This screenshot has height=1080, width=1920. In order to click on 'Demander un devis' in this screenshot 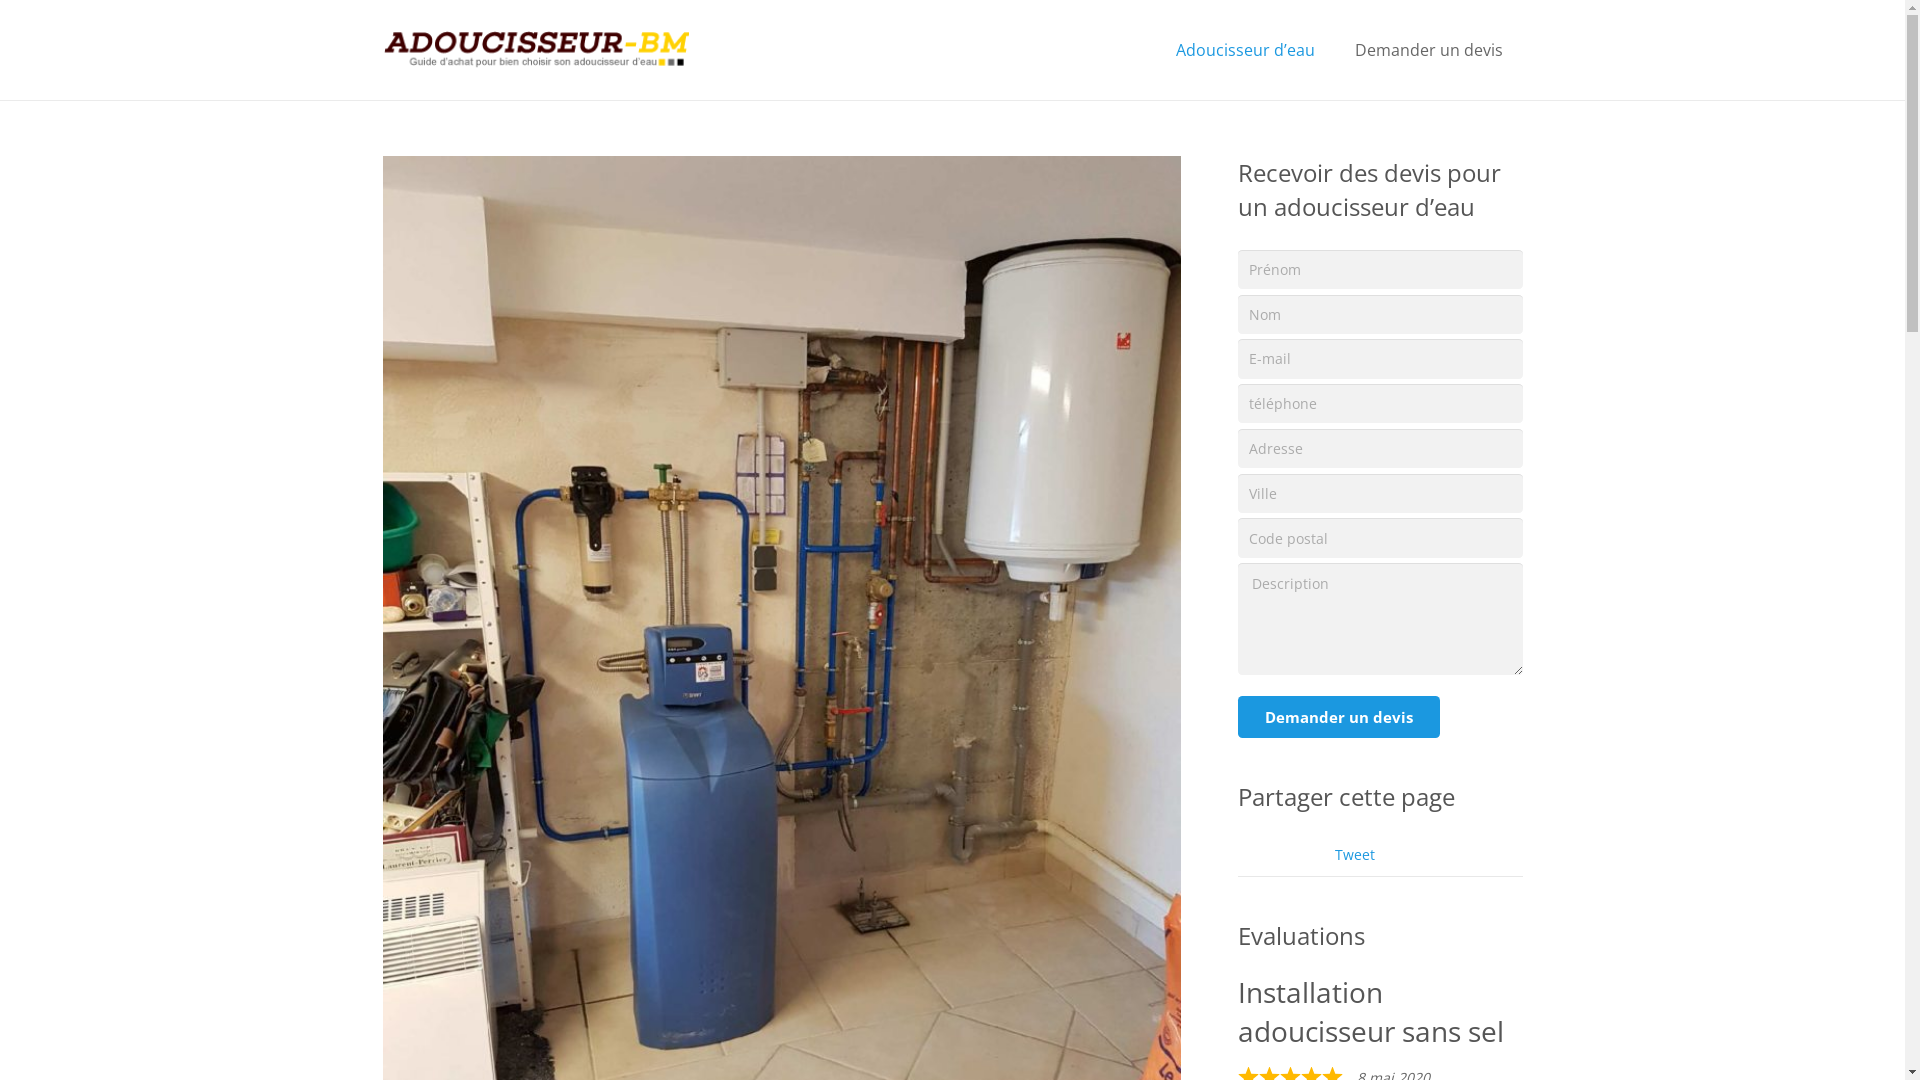, I will do `click(1339, 716)`.